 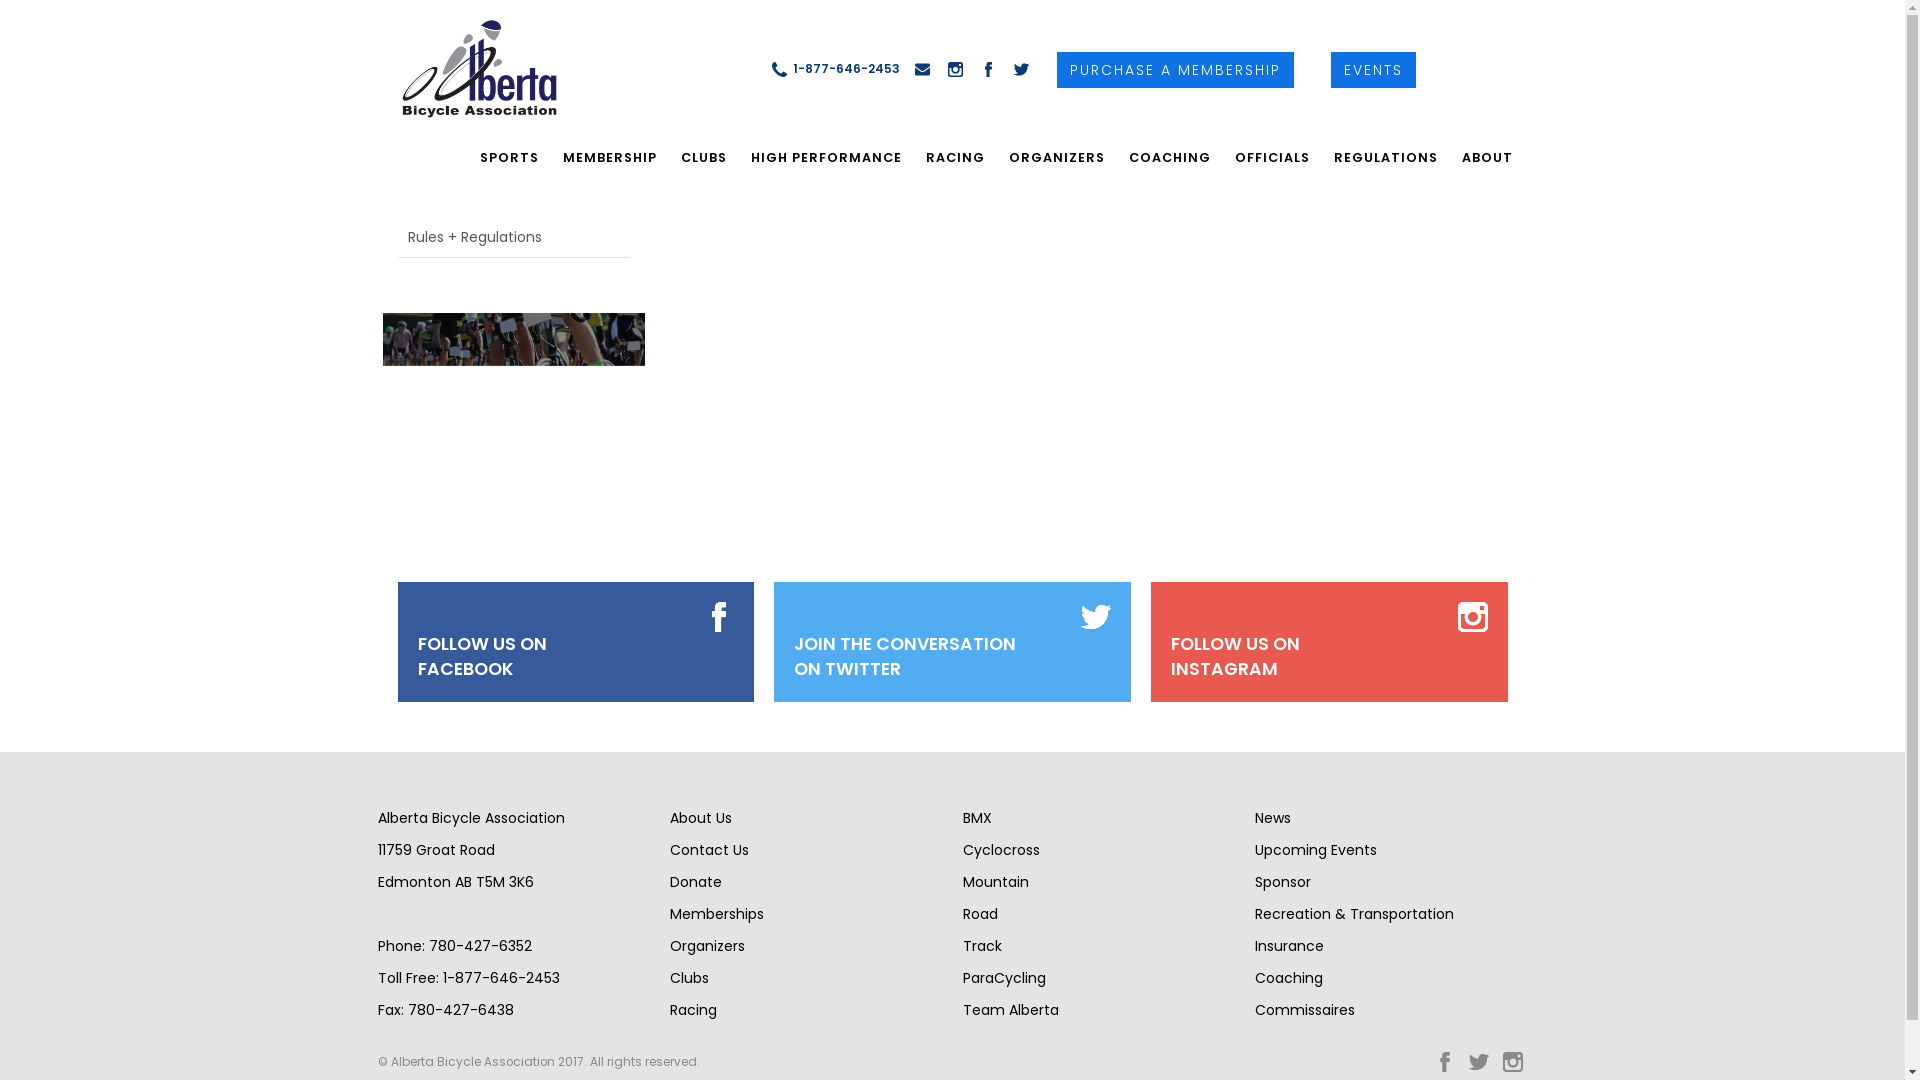 I want to click on 'PURCHASE A MEMBERSHIP', so click(x=1175, y=68).